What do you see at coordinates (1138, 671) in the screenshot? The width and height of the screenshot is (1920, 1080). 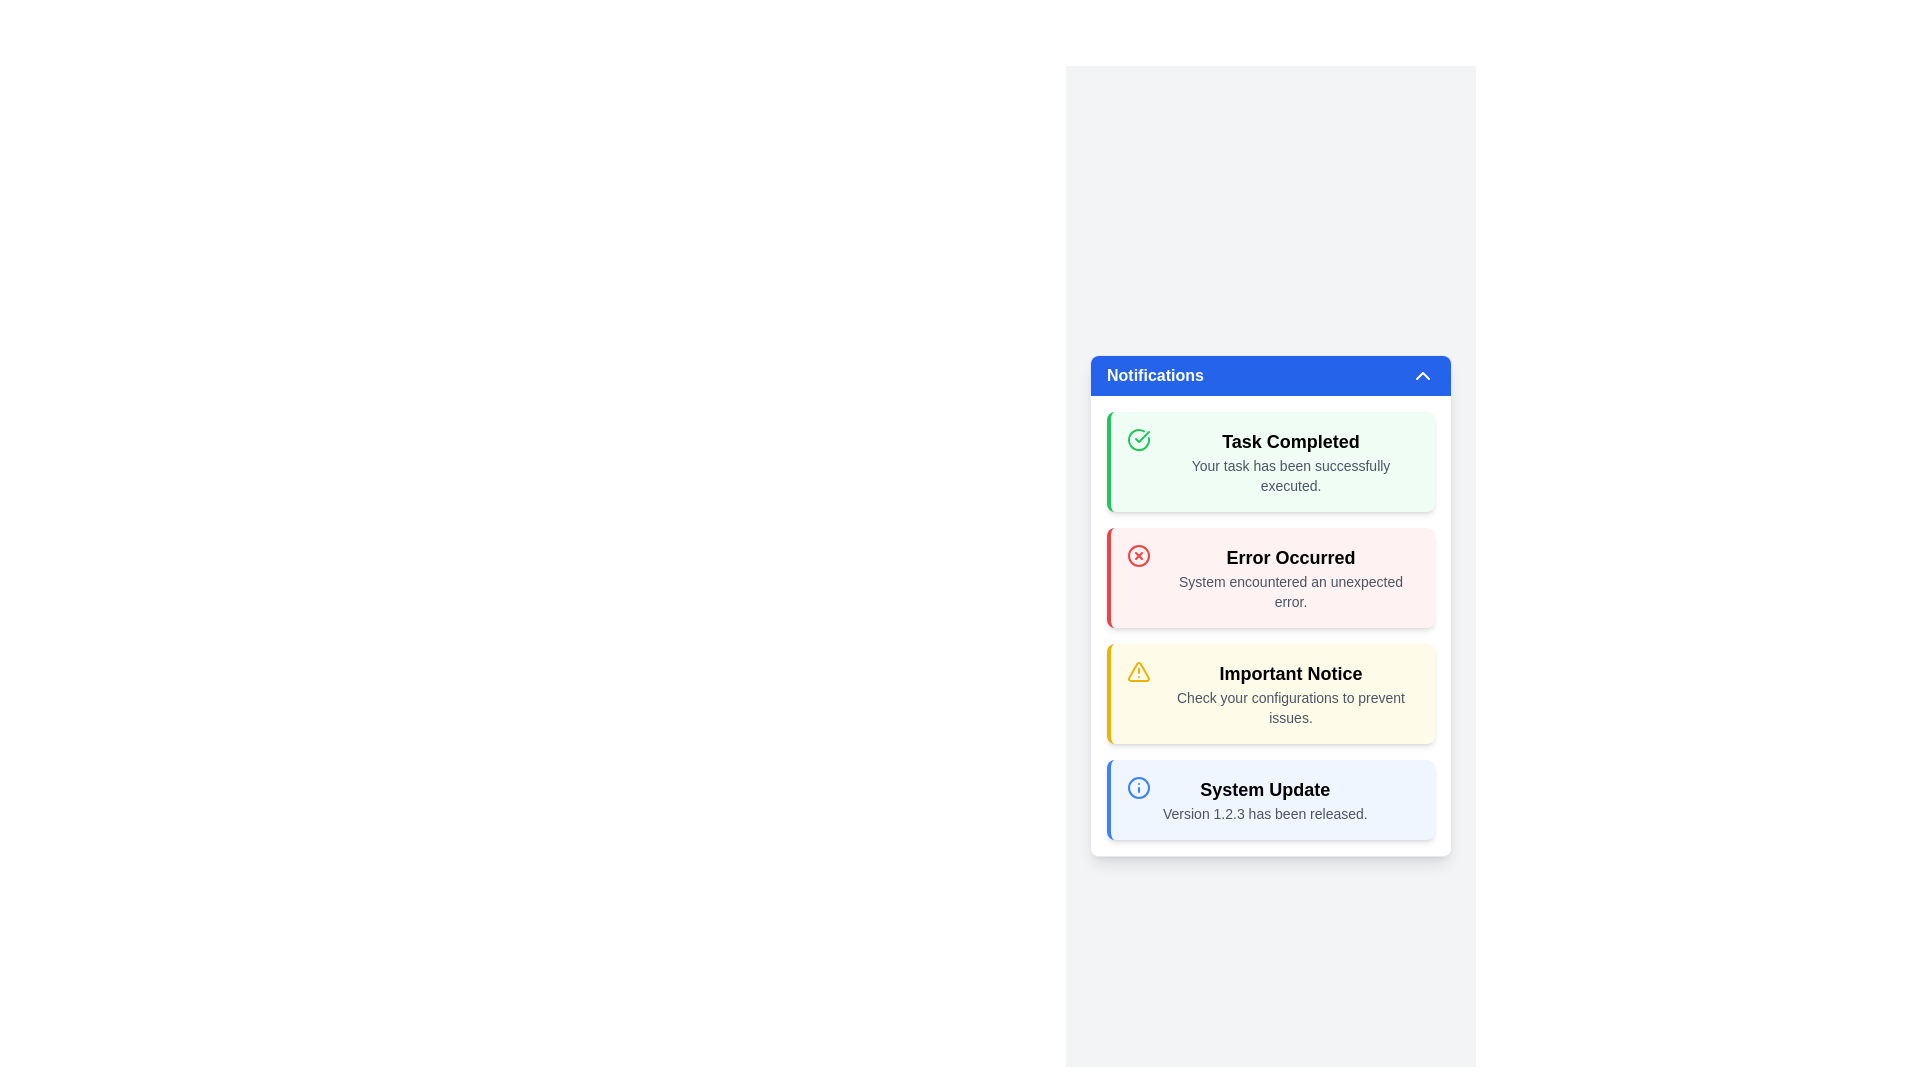 I see `the triangular alert symbol within the yellow notification box labeled 'Important Notice'` at bounding box center [1138, 671].